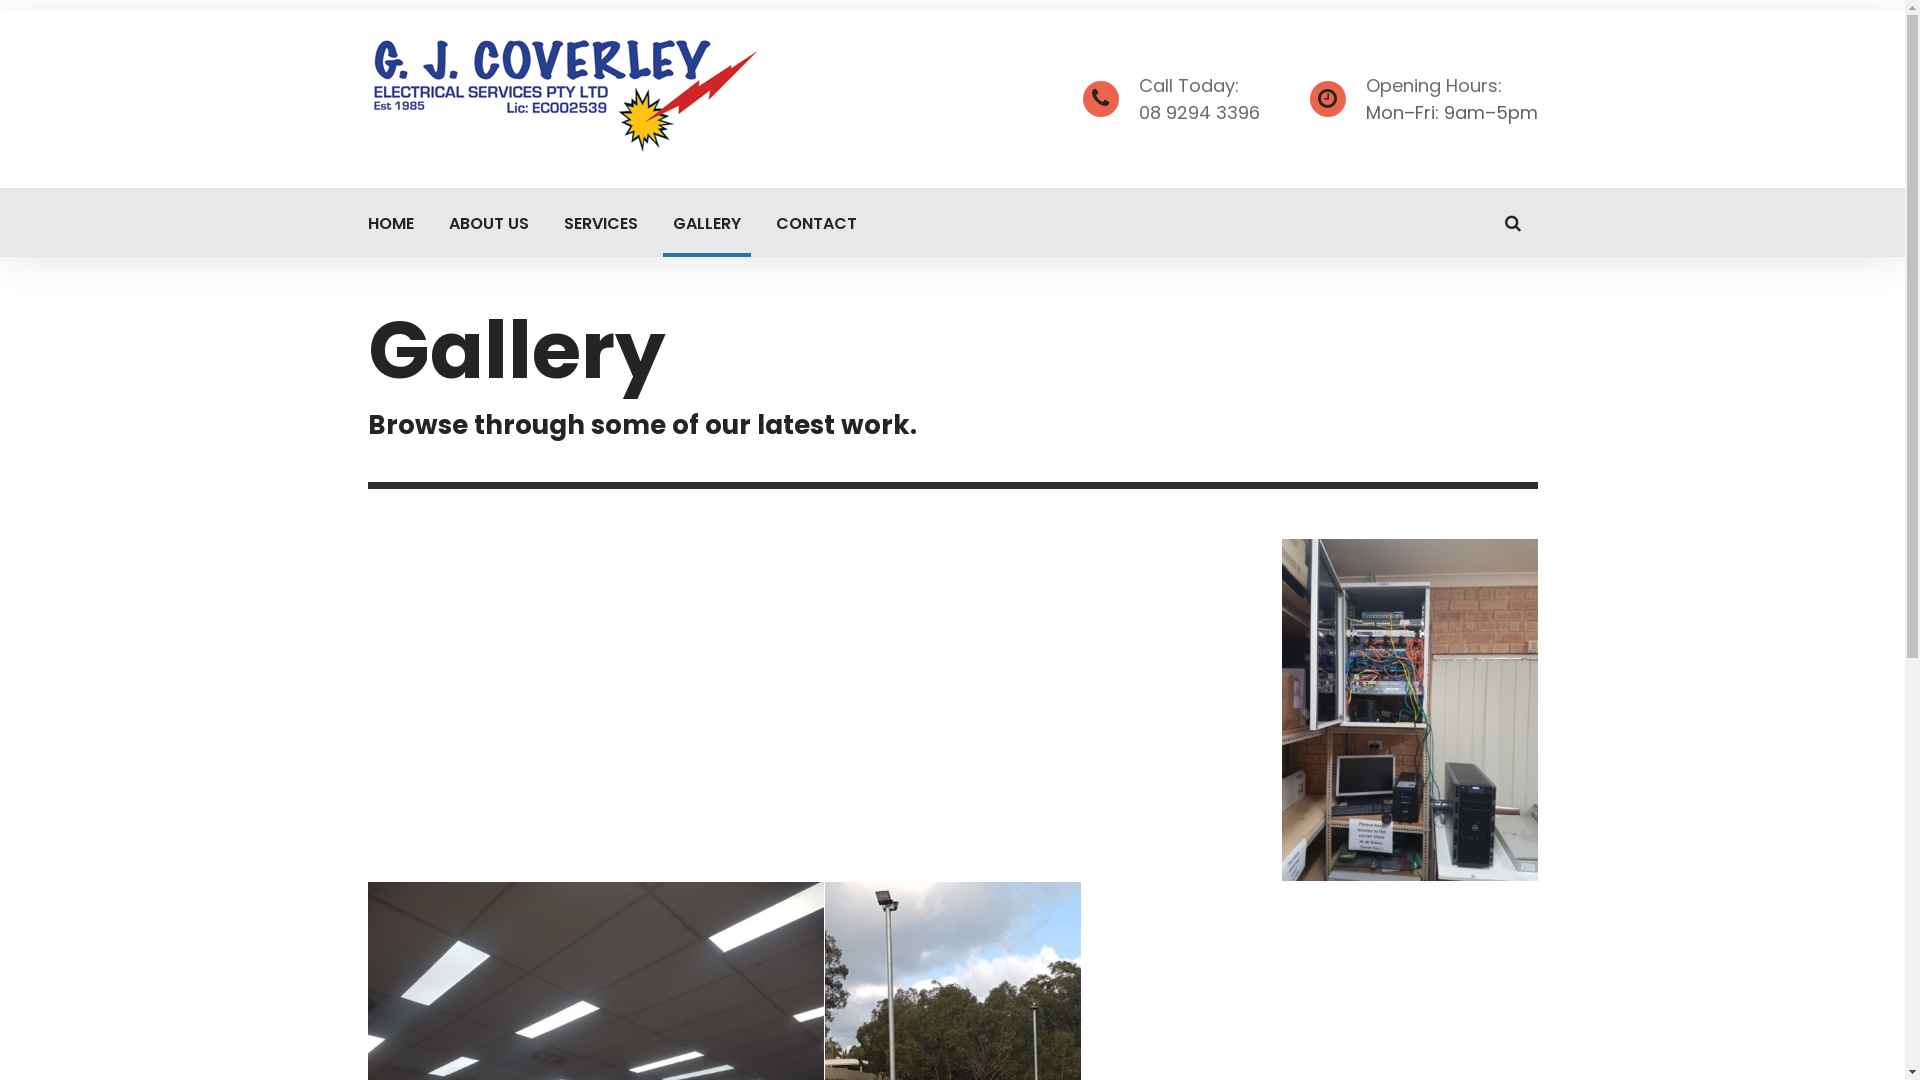 The image size is (1920, 1080). What do you see at coordinates (390, 222) in the screenshot?
I see `'HOME'` at bounding box center [390, 222].